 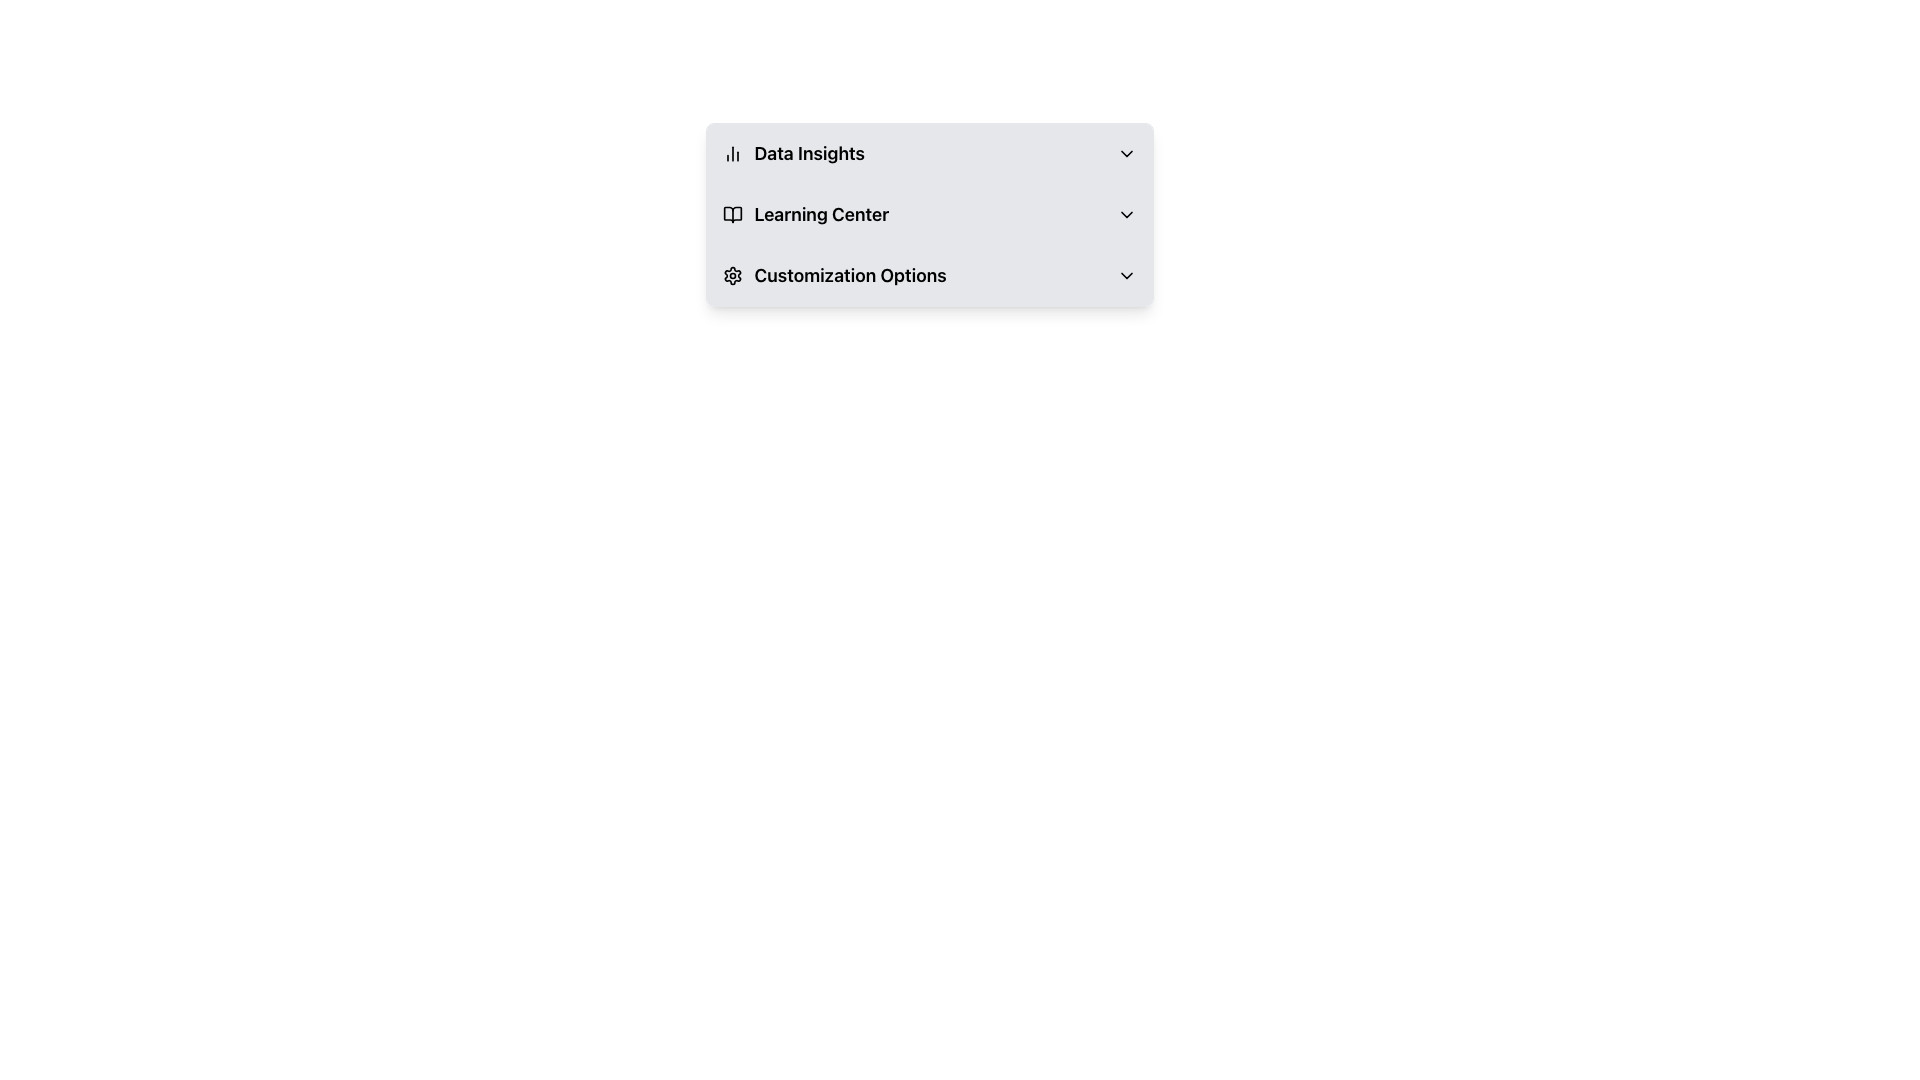 I want to click on the 'Learning Center' menu item, which is centrally positioned between 'Data Insights' and 'Customization Options' in the grouped menu system, so click(x=805, y=215).